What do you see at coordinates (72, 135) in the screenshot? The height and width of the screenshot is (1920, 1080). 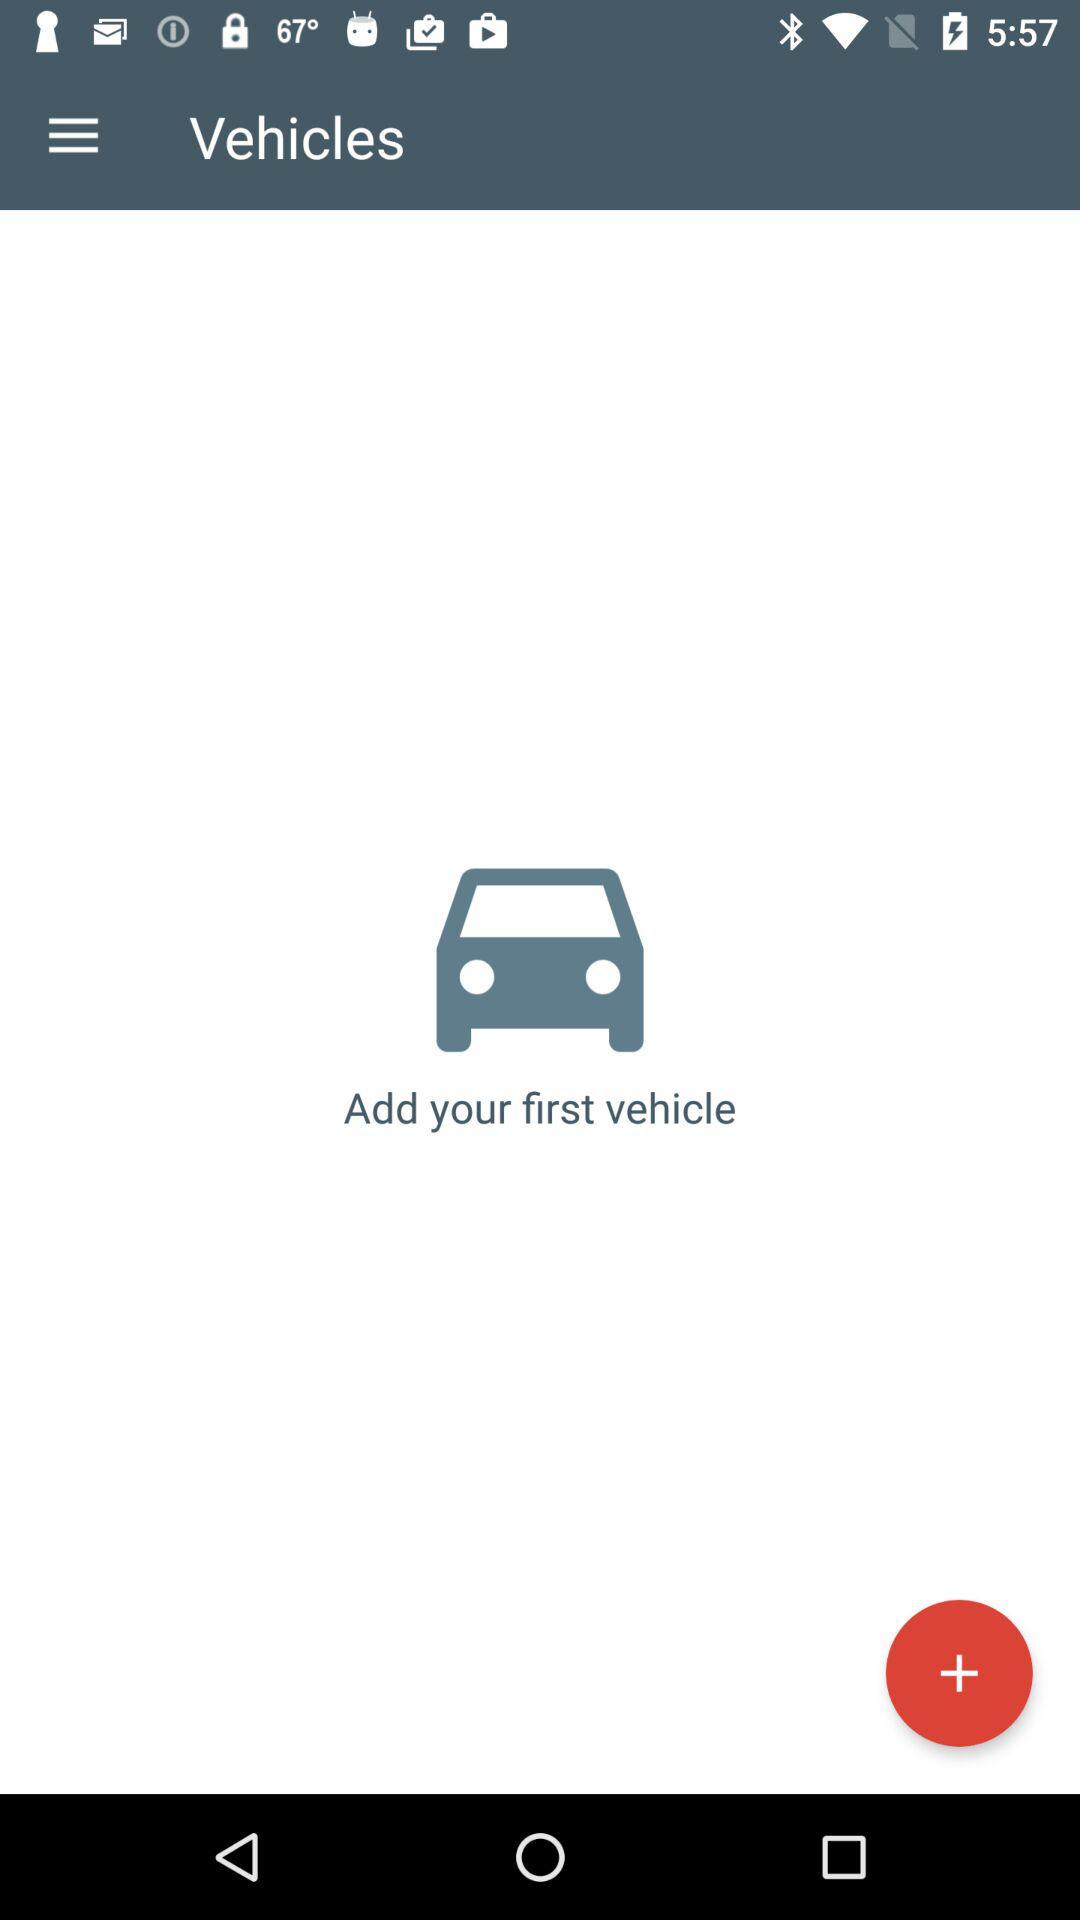 I see `the icon to the left of the vehicles` at bounding box center [72, 135].